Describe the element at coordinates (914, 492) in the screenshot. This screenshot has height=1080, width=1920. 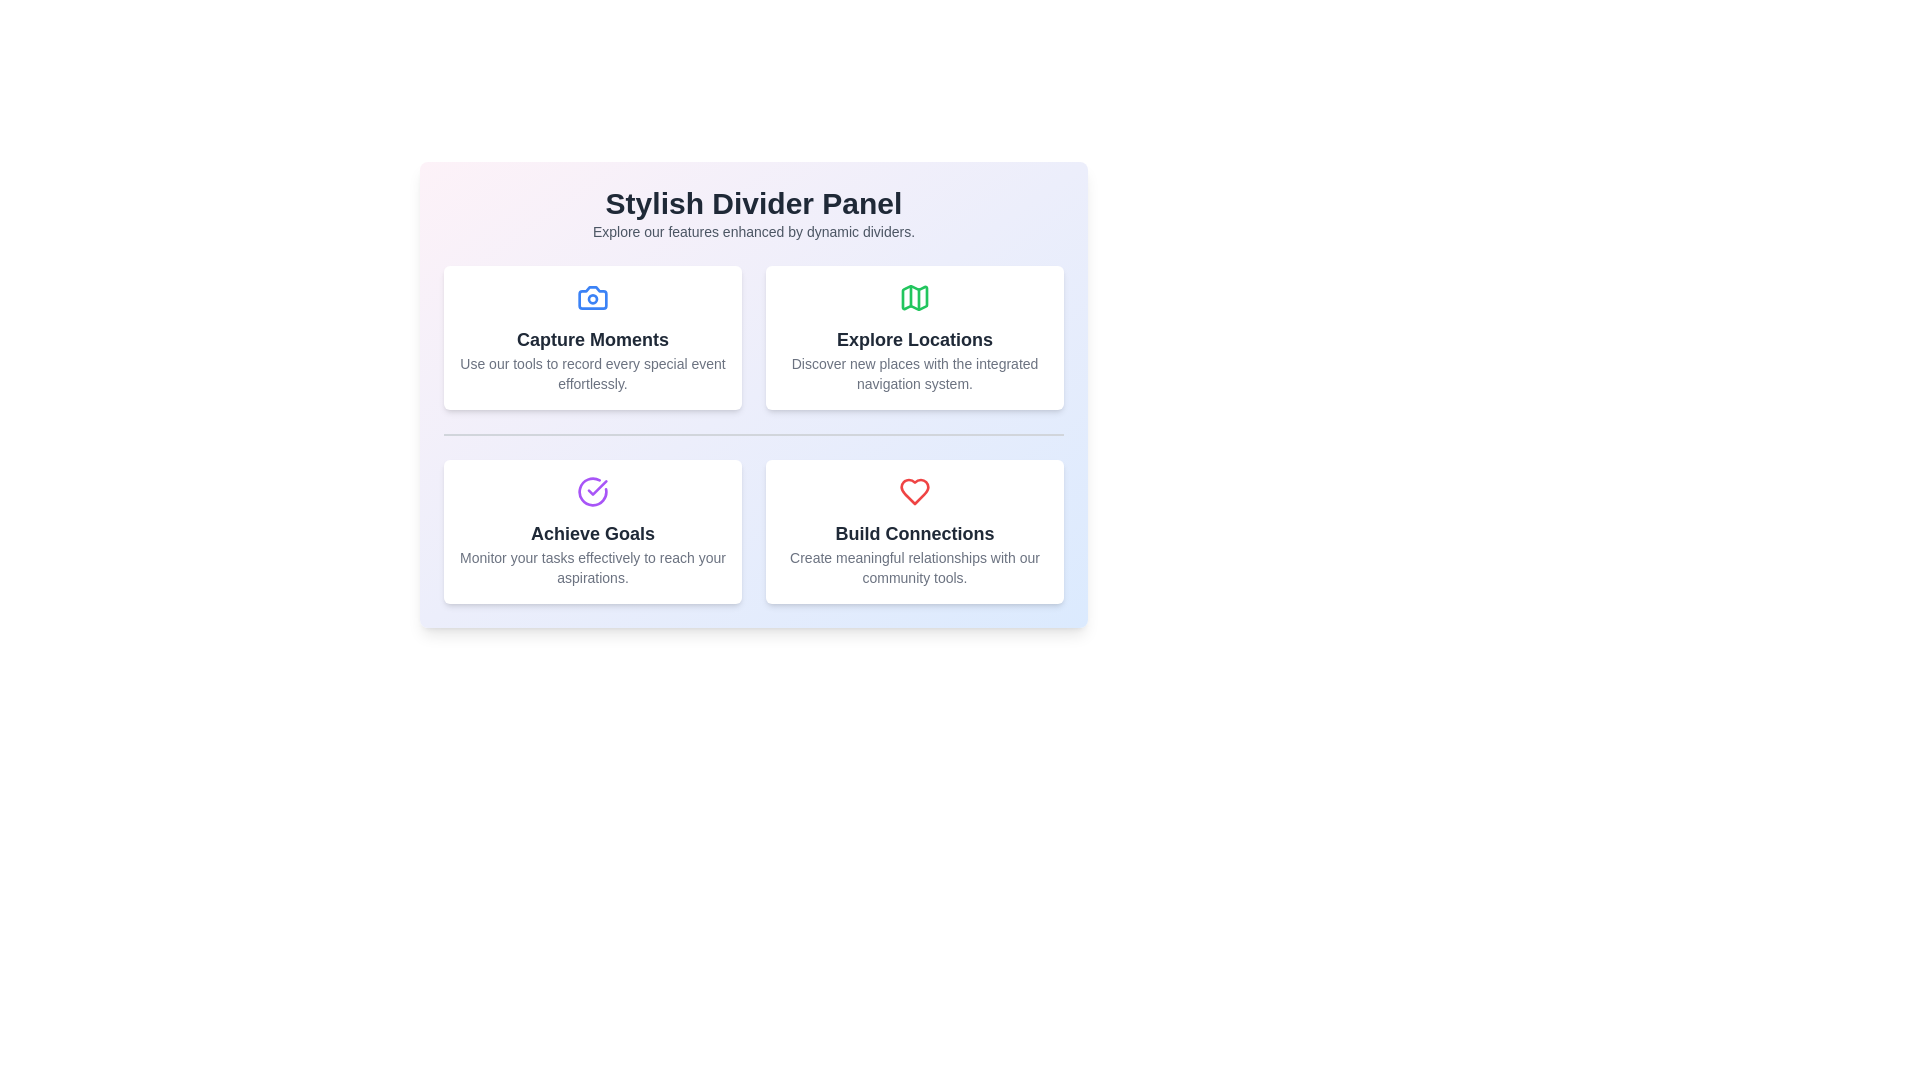
I see `the decorative icon representing connections, located in the fourth card above the text 'Build Connections'` at that location.